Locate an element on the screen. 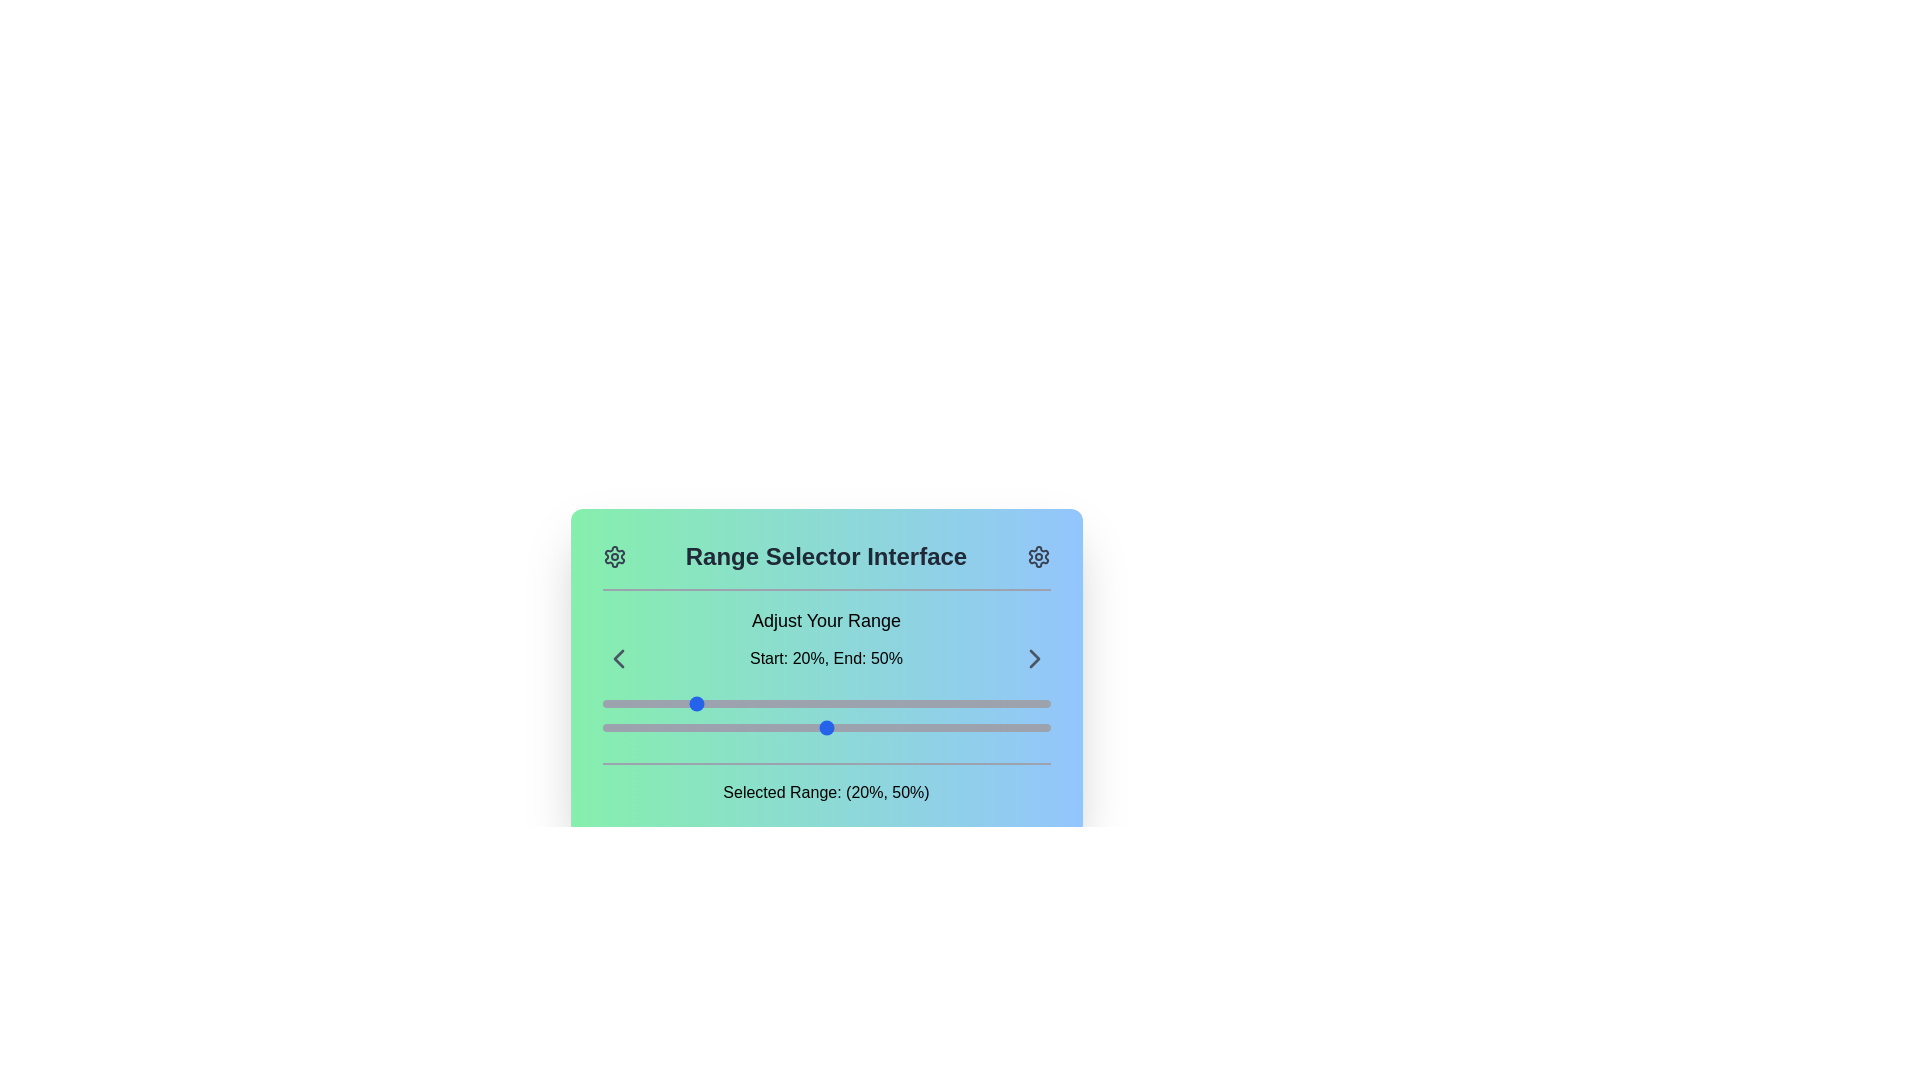  the settings icon located on the far left of the horizontal row in the top section of the interface, adjacent to the title text 'Range Selector Interface' is located at coordinates (1038, 556).